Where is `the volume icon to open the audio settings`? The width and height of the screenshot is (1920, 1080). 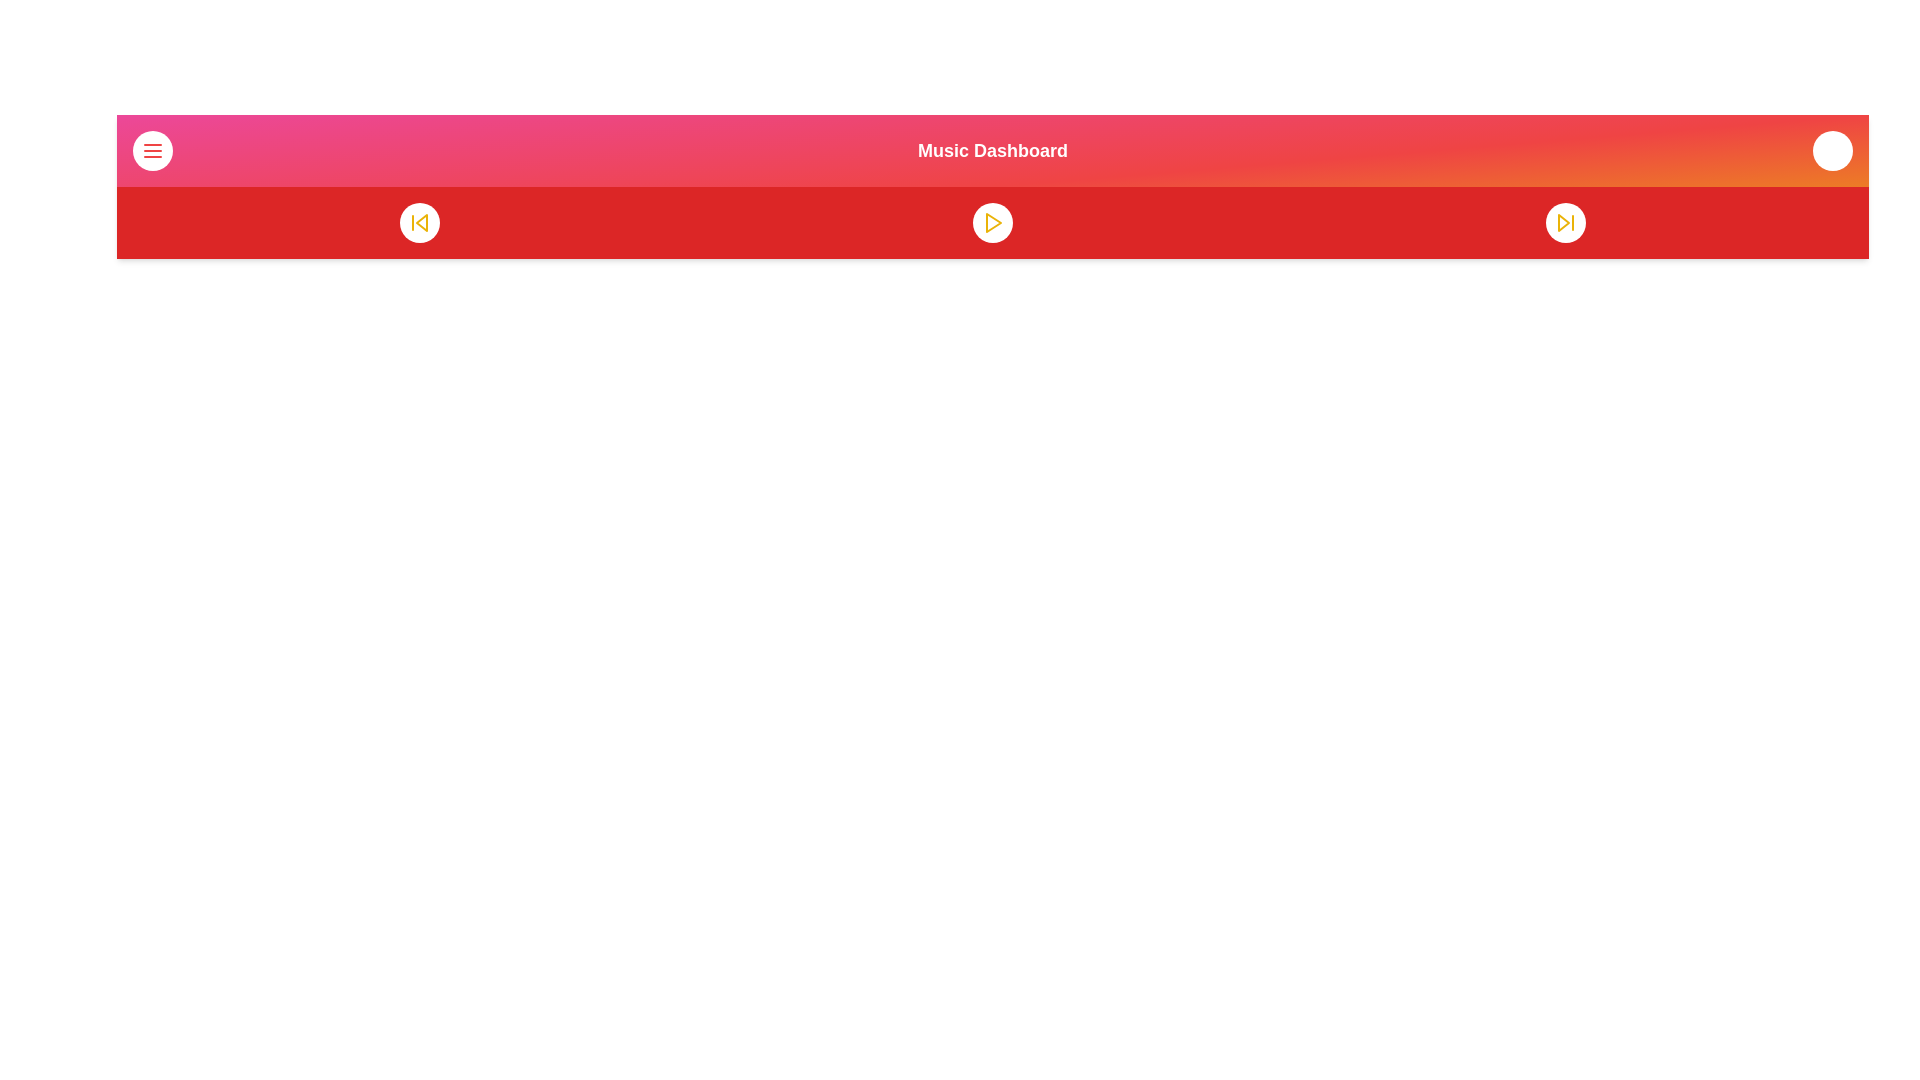
the volume icon to open the audio settings is located at coordinates (1833, 149).